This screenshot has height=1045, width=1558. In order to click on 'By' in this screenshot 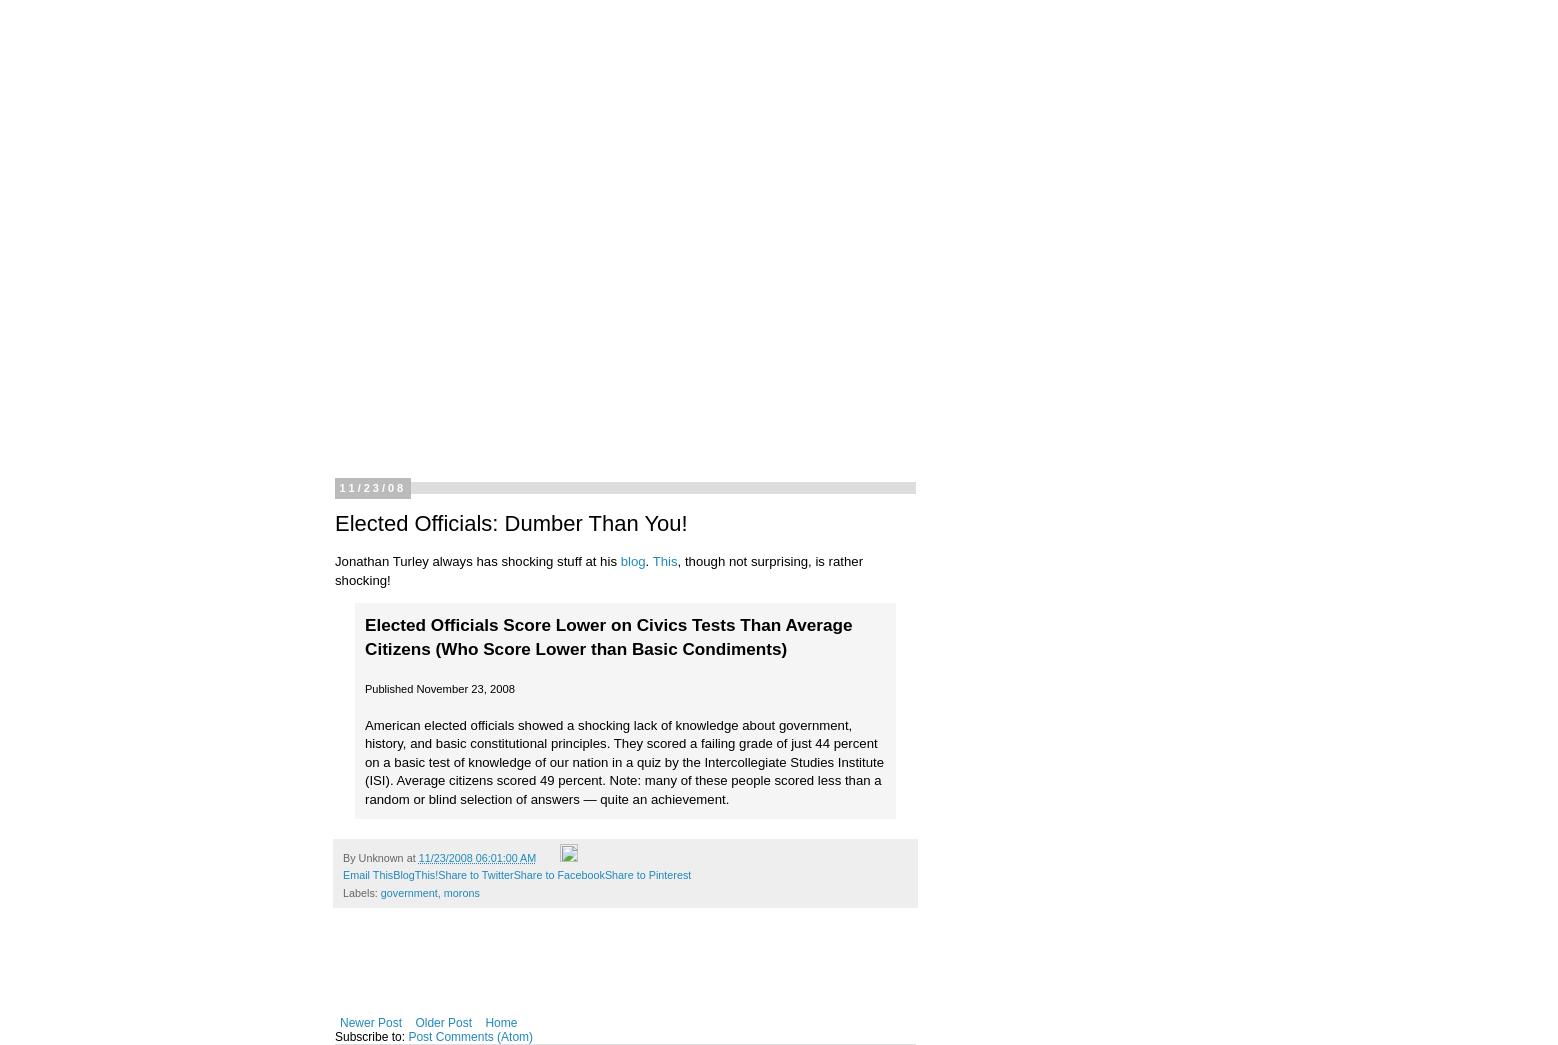, I will do `click(350, 857)`.